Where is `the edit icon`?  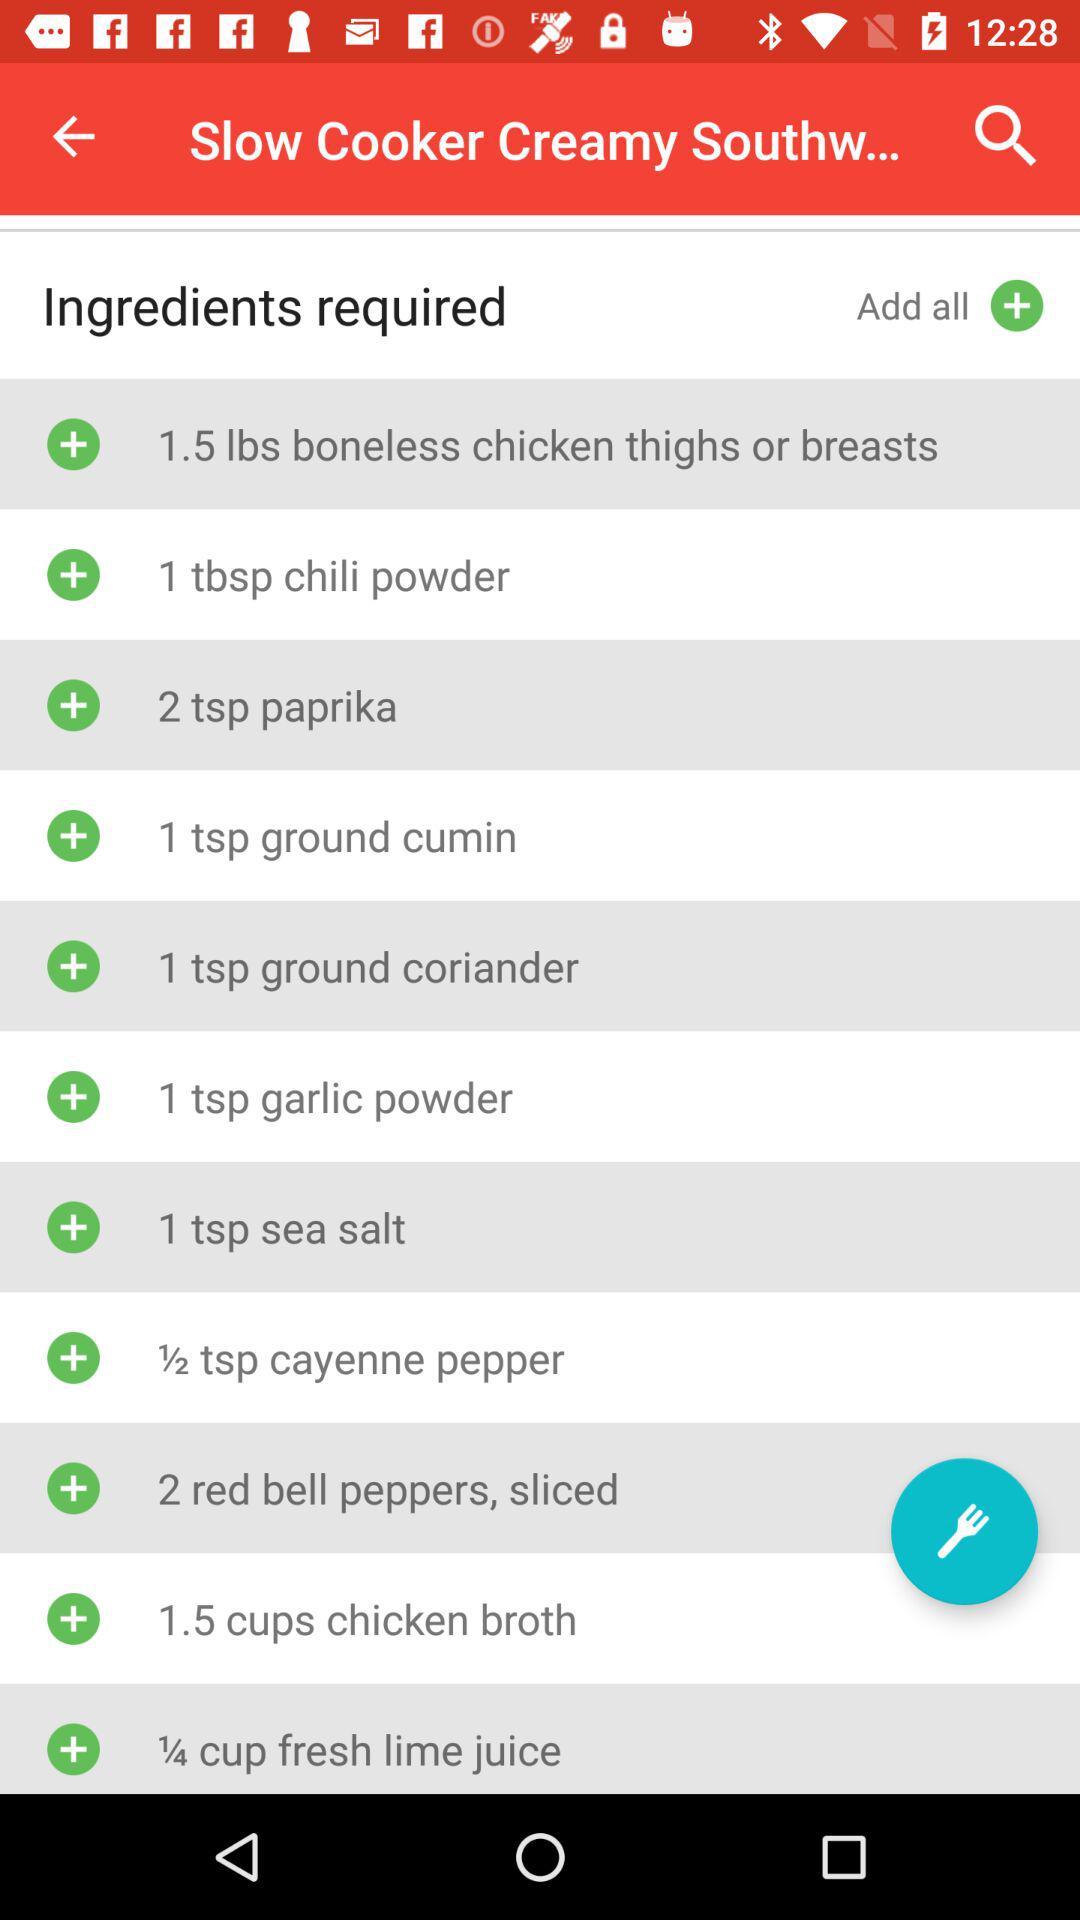 the edit icon is located at coordinates (963, 1530).